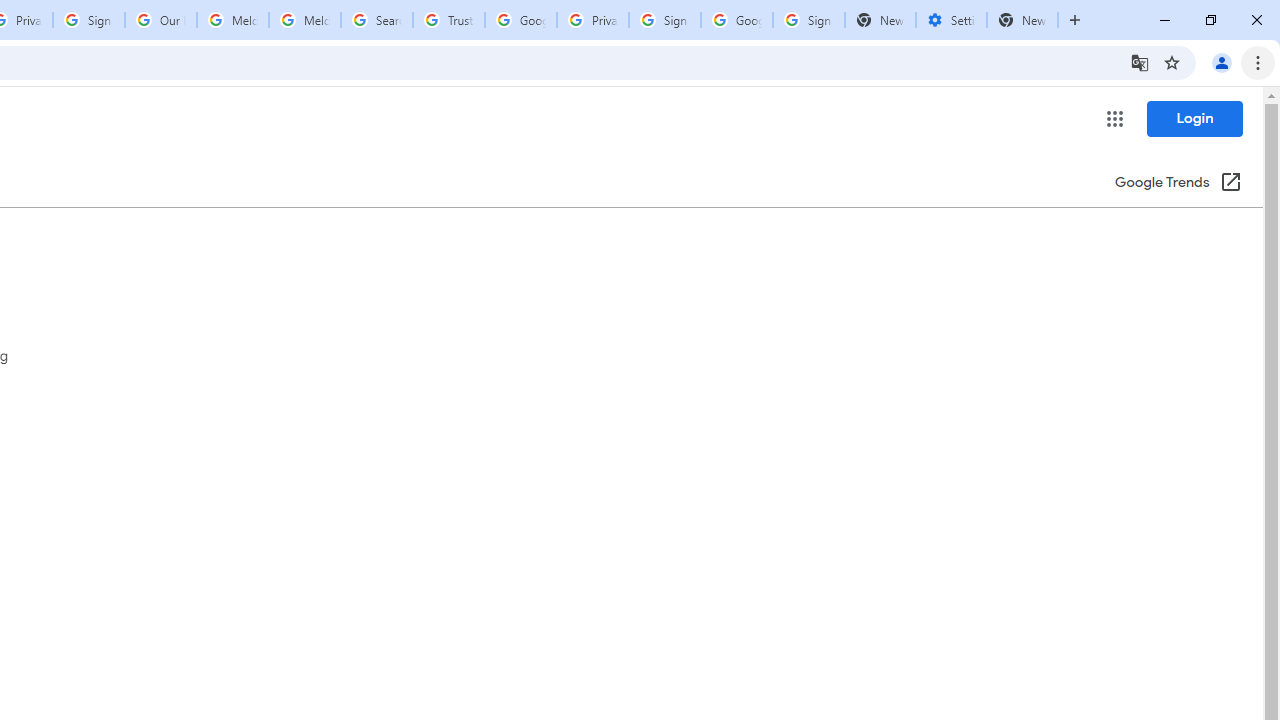 Image resolution: width=1280 pixels, height=720 pixels. Describe the element at coordinates (376, 20) in the screenshot. I see `'Search our Doodle Library Collection - Google Doodles'` at that location.